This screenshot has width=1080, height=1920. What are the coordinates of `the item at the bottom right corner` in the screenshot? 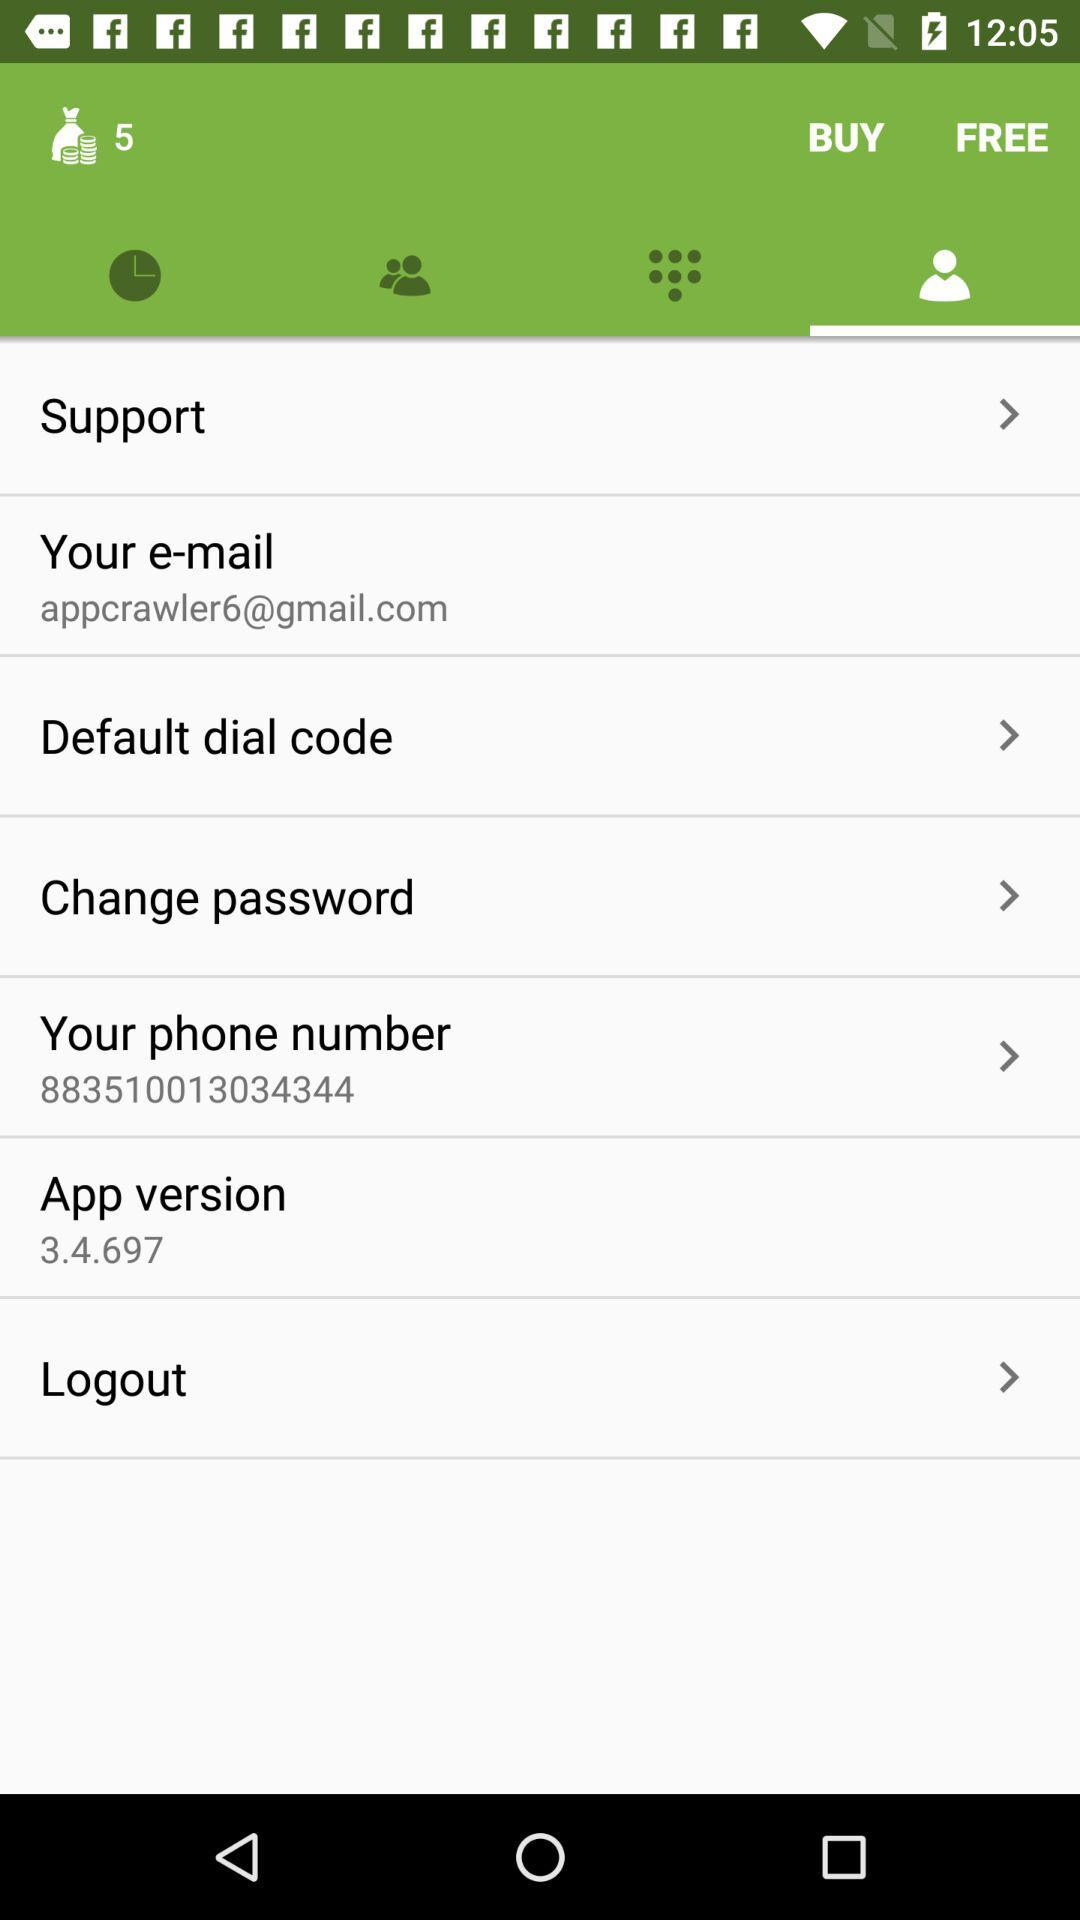 It's located at (1008, 1376).